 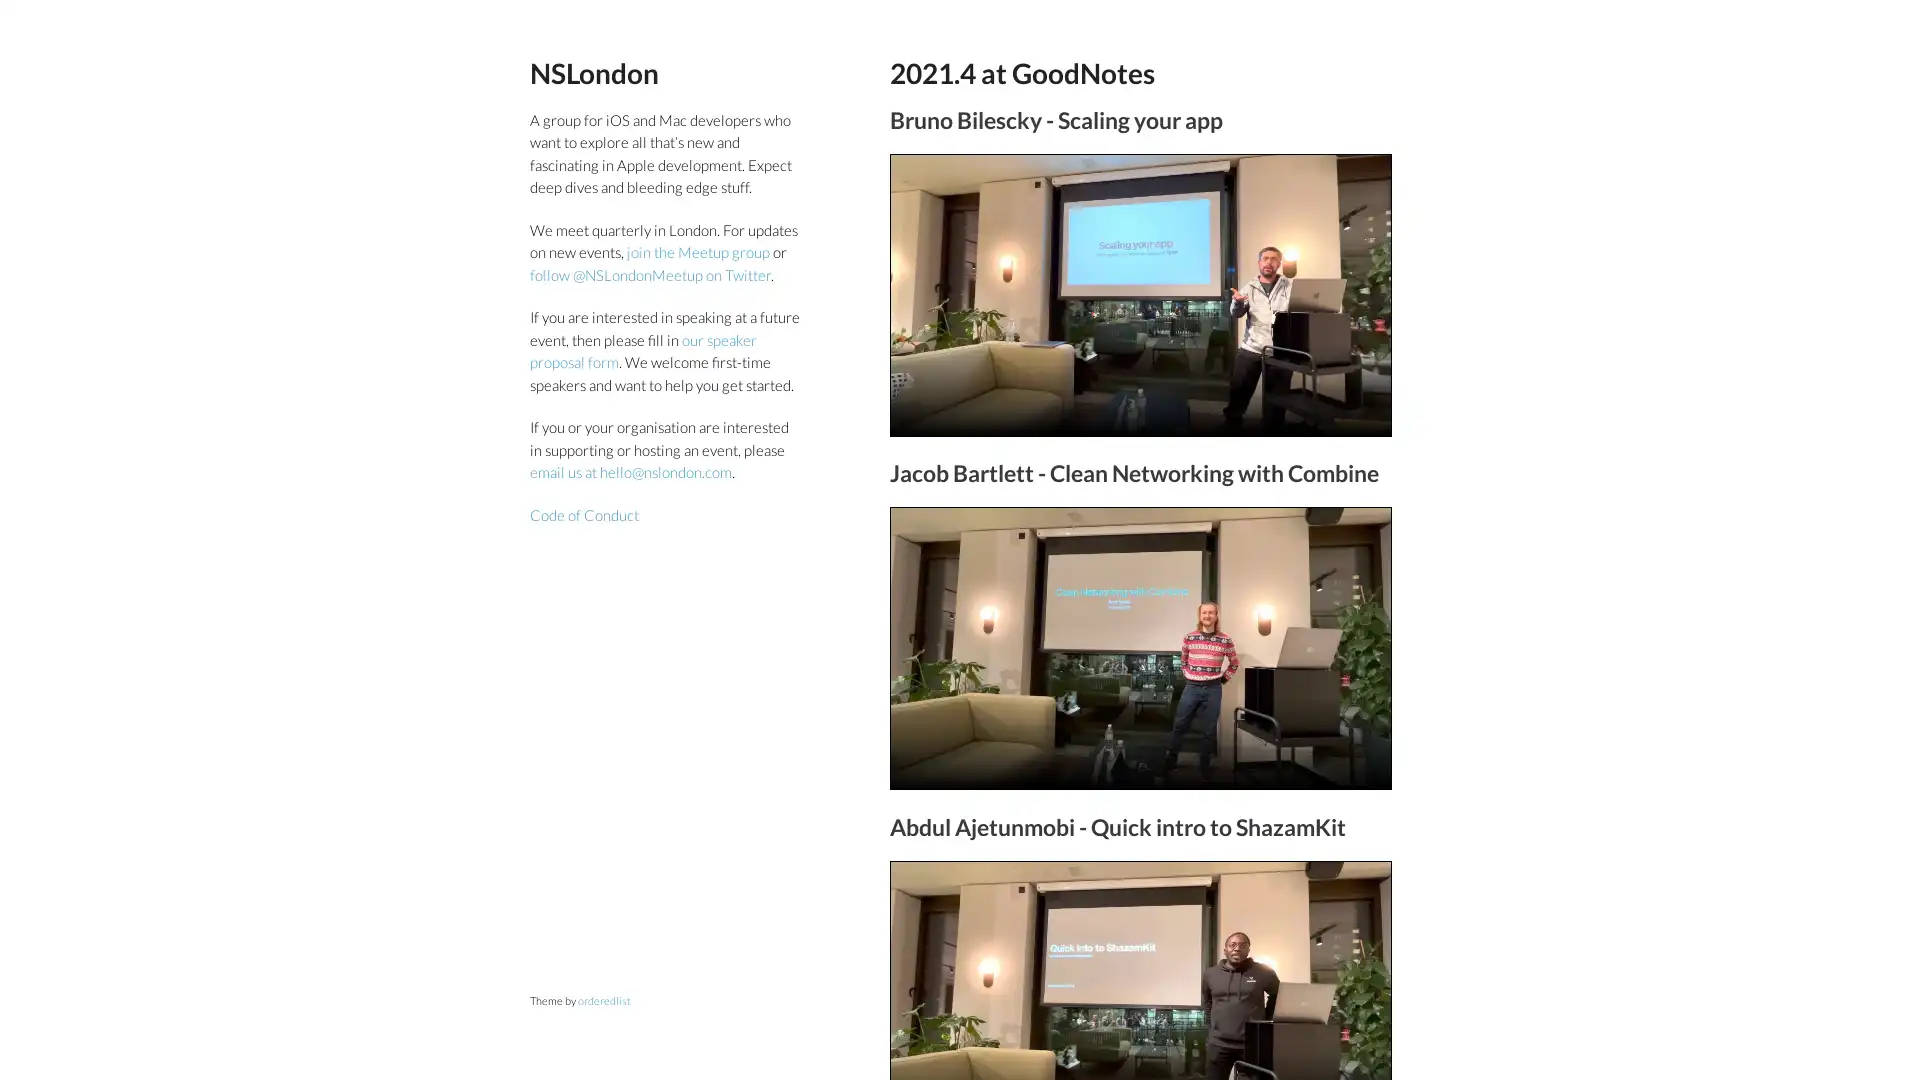 What do you see at coordinates (1366, 740) in the screenshot?
I see `show more media controls` at bounding box center [1366, 740].